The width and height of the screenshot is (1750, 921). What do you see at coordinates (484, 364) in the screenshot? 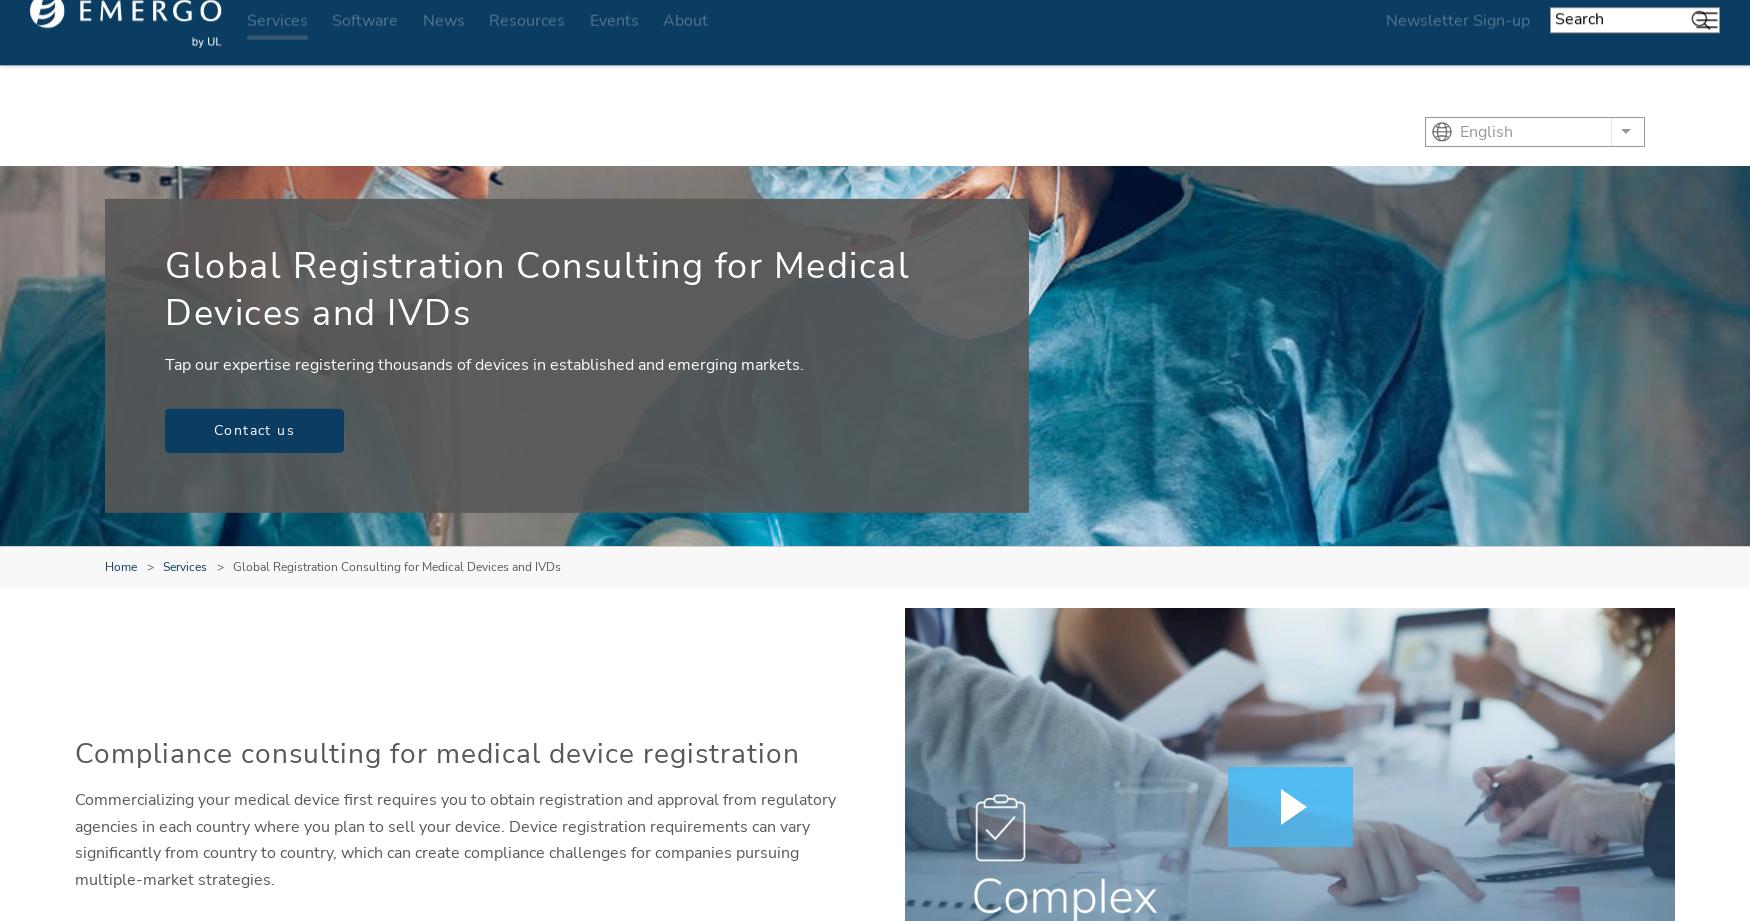
I see `'Tap our expertise registering thousands of devices in established and emerging markets.'` at bounding box center [484, 364].